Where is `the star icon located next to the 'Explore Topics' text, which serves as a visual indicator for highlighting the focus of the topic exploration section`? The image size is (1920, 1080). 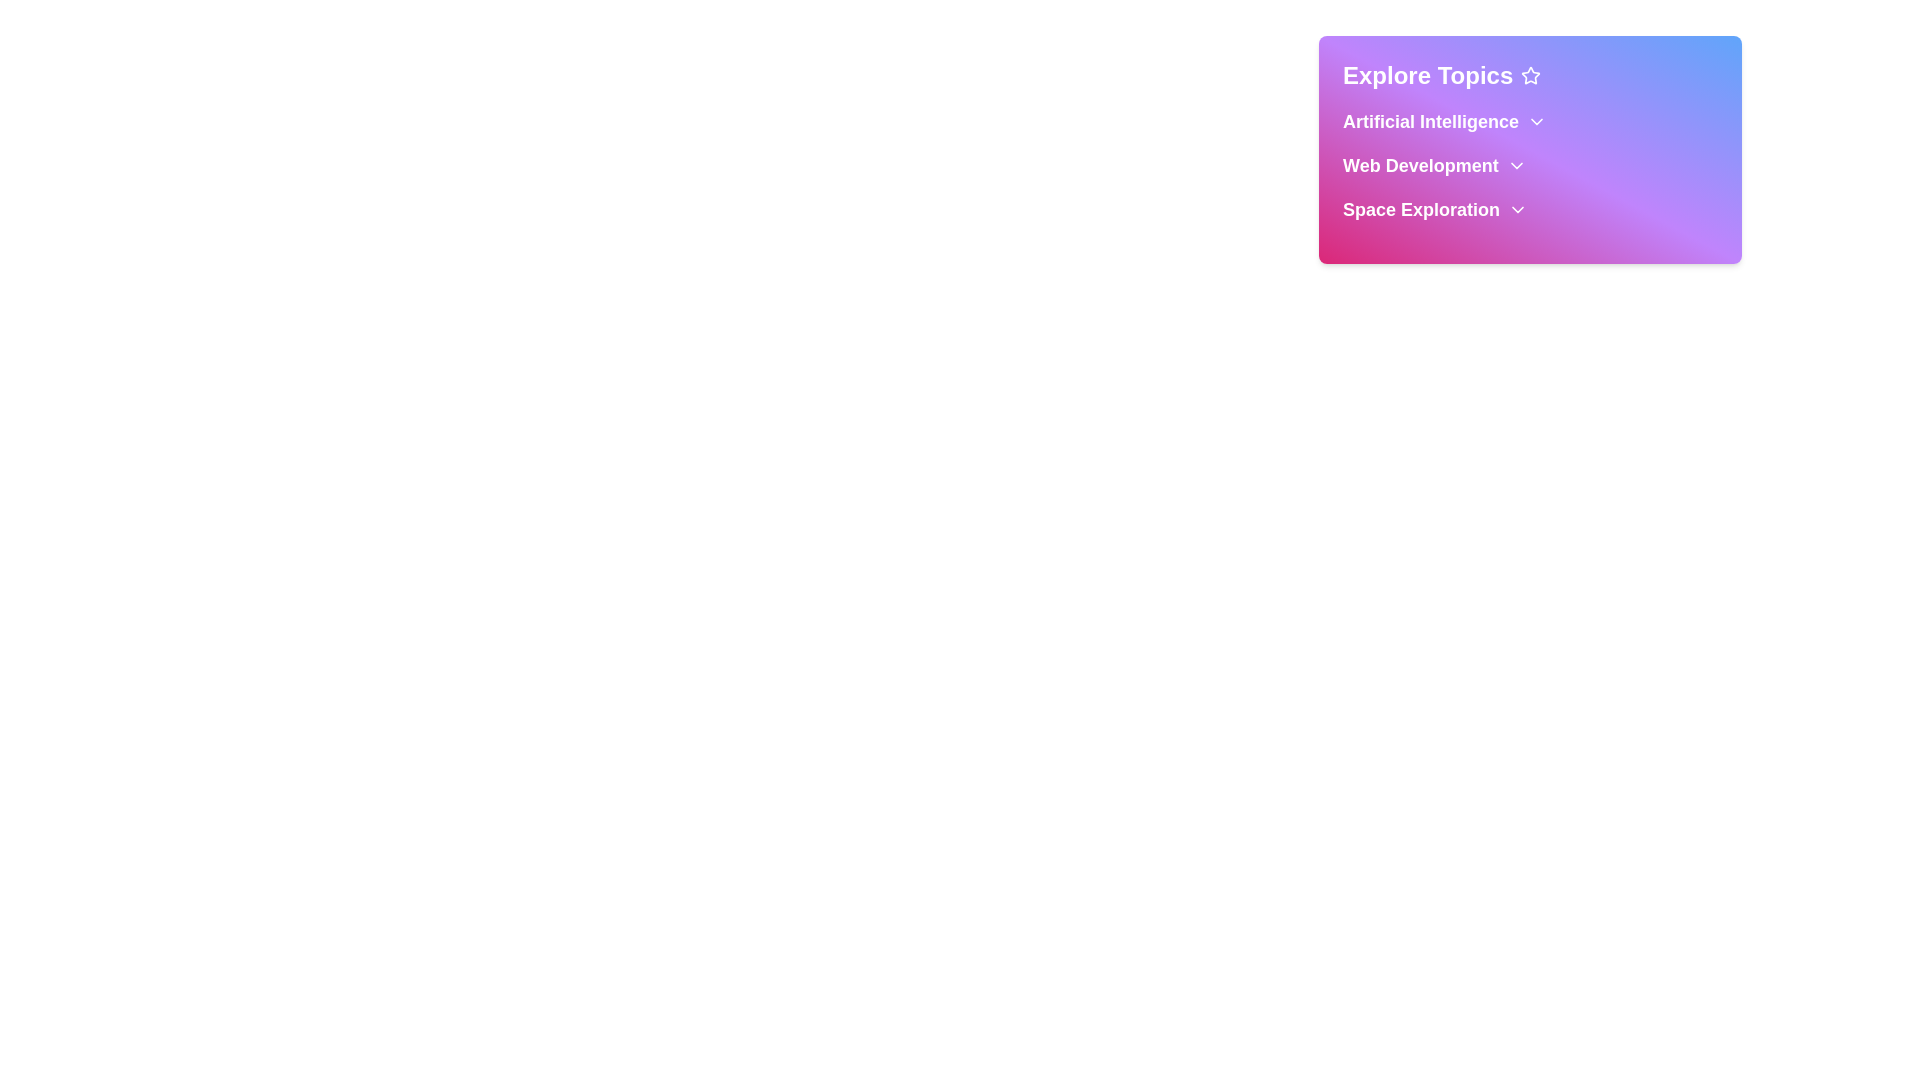 the star icon located next to the 'Explore Topics' text, which serves as a visual indicator for highlighting the focus of the topic exploration section is located at coordinates (1530, 75).